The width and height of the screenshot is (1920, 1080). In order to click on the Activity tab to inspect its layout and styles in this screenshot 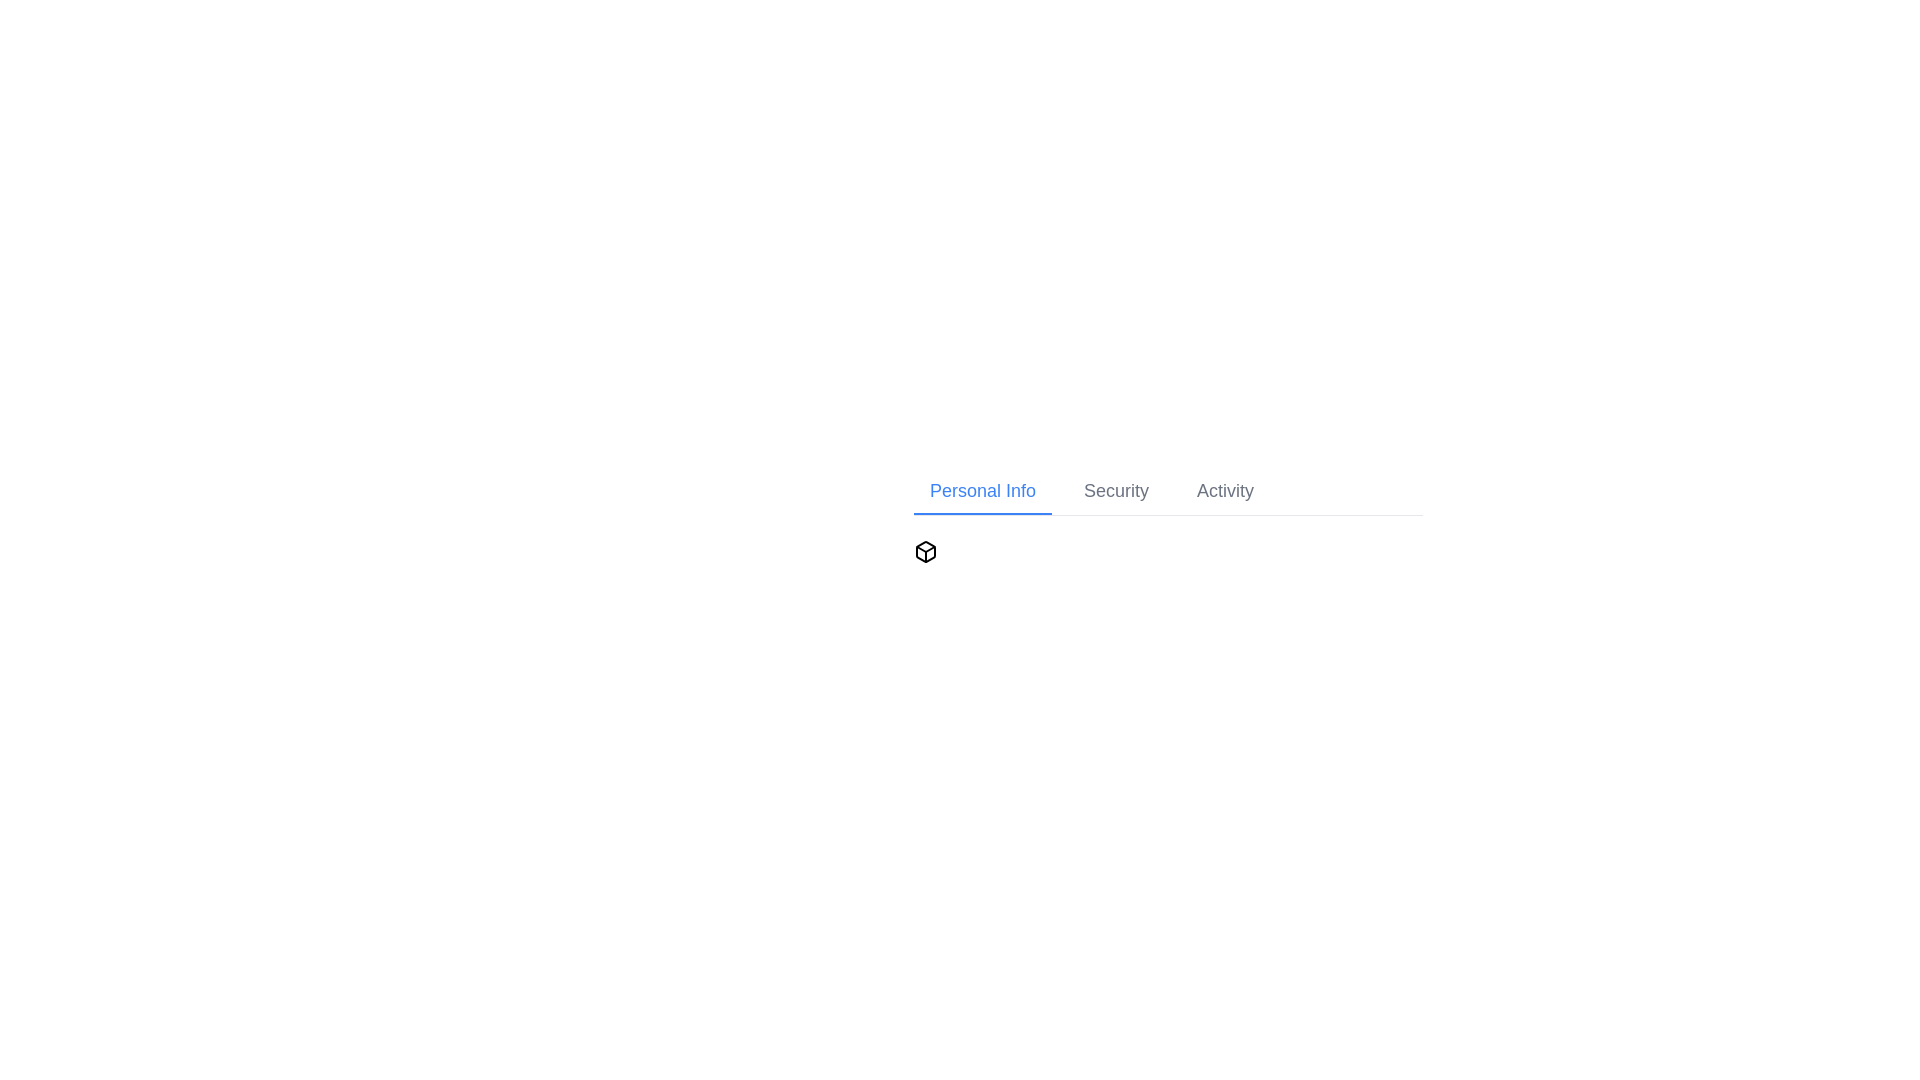, I will do `click(1223, 492)`.